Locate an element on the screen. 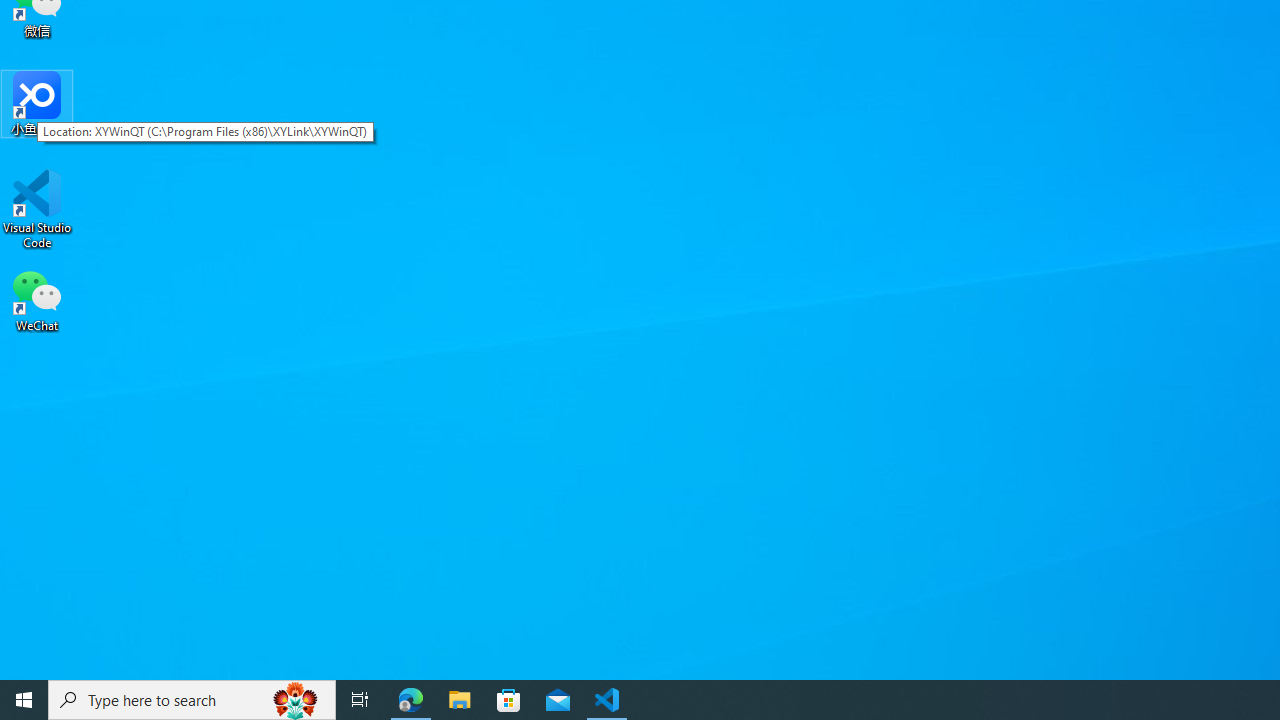 The height and width of the screenshot is (720, 1280). 'Visual Studio Code' is located at coordinates (37, 209).